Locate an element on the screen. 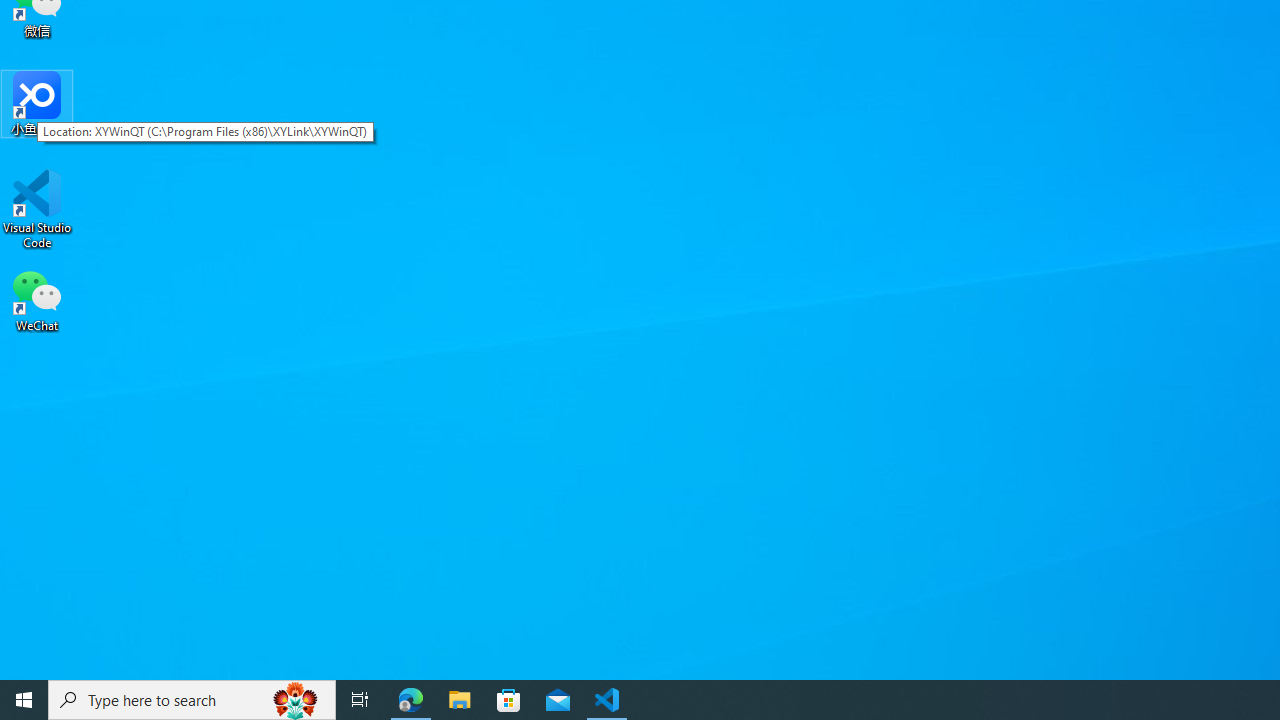 The height and width of the screenshot is (720, 1280). 'Visual Studio Code' is located at coordinates (37, 209).